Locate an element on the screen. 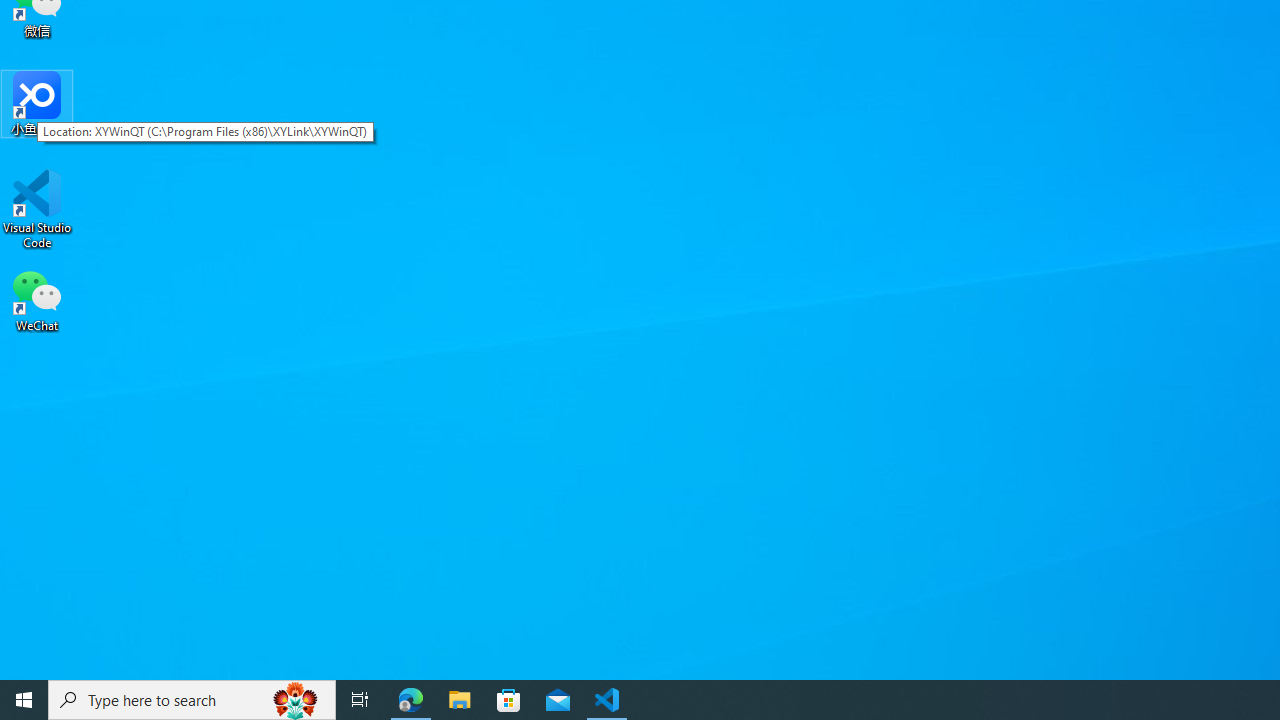 The height and width of the screenshot is (720, 1280). 'Visual Studio Code' is located at coordinates (37, 209).